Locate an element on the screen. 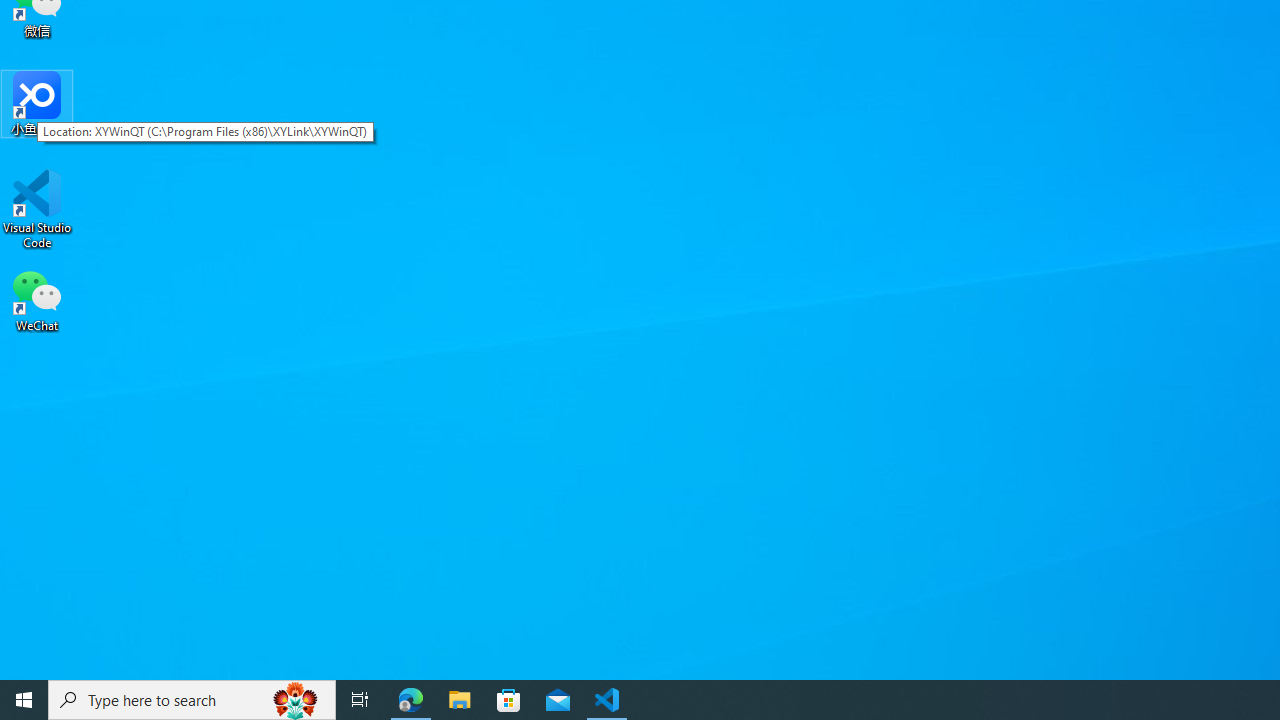 The height and width of the screenshot is (720, 1280). 'Visual Studio Code' is located at coordinates (37, 209).